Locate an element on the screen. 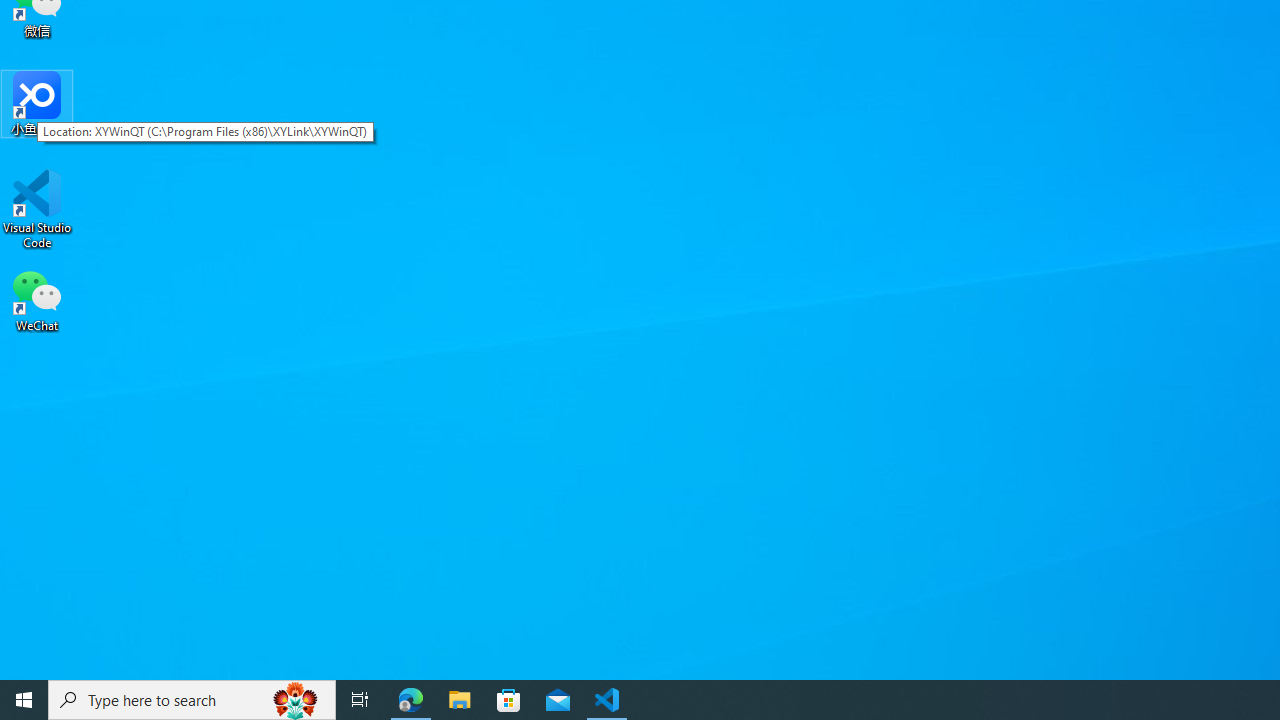 The height and width of the screenshot is (720, 1280). 'Visual Studio Code' is located at coordinates (37, 209).